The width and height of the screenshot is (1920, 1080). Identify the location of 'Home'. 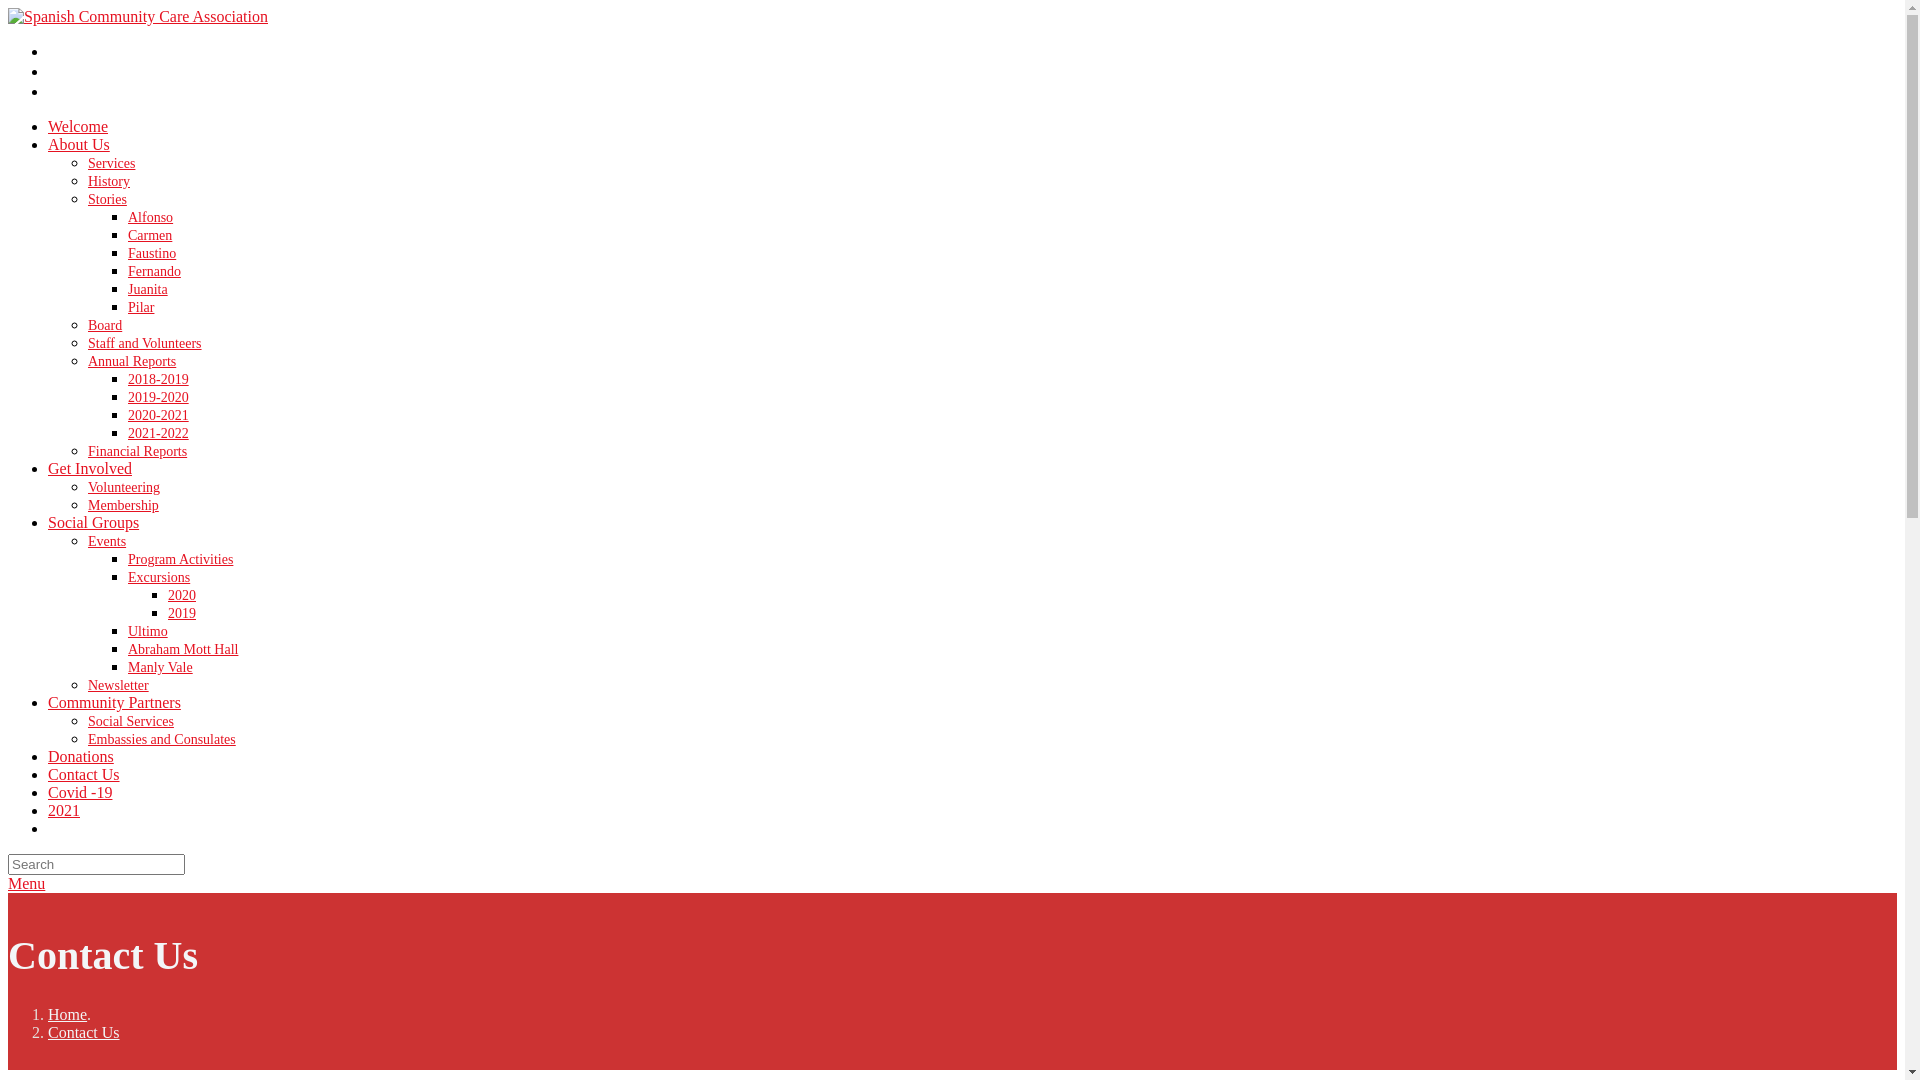
(67, 1014).